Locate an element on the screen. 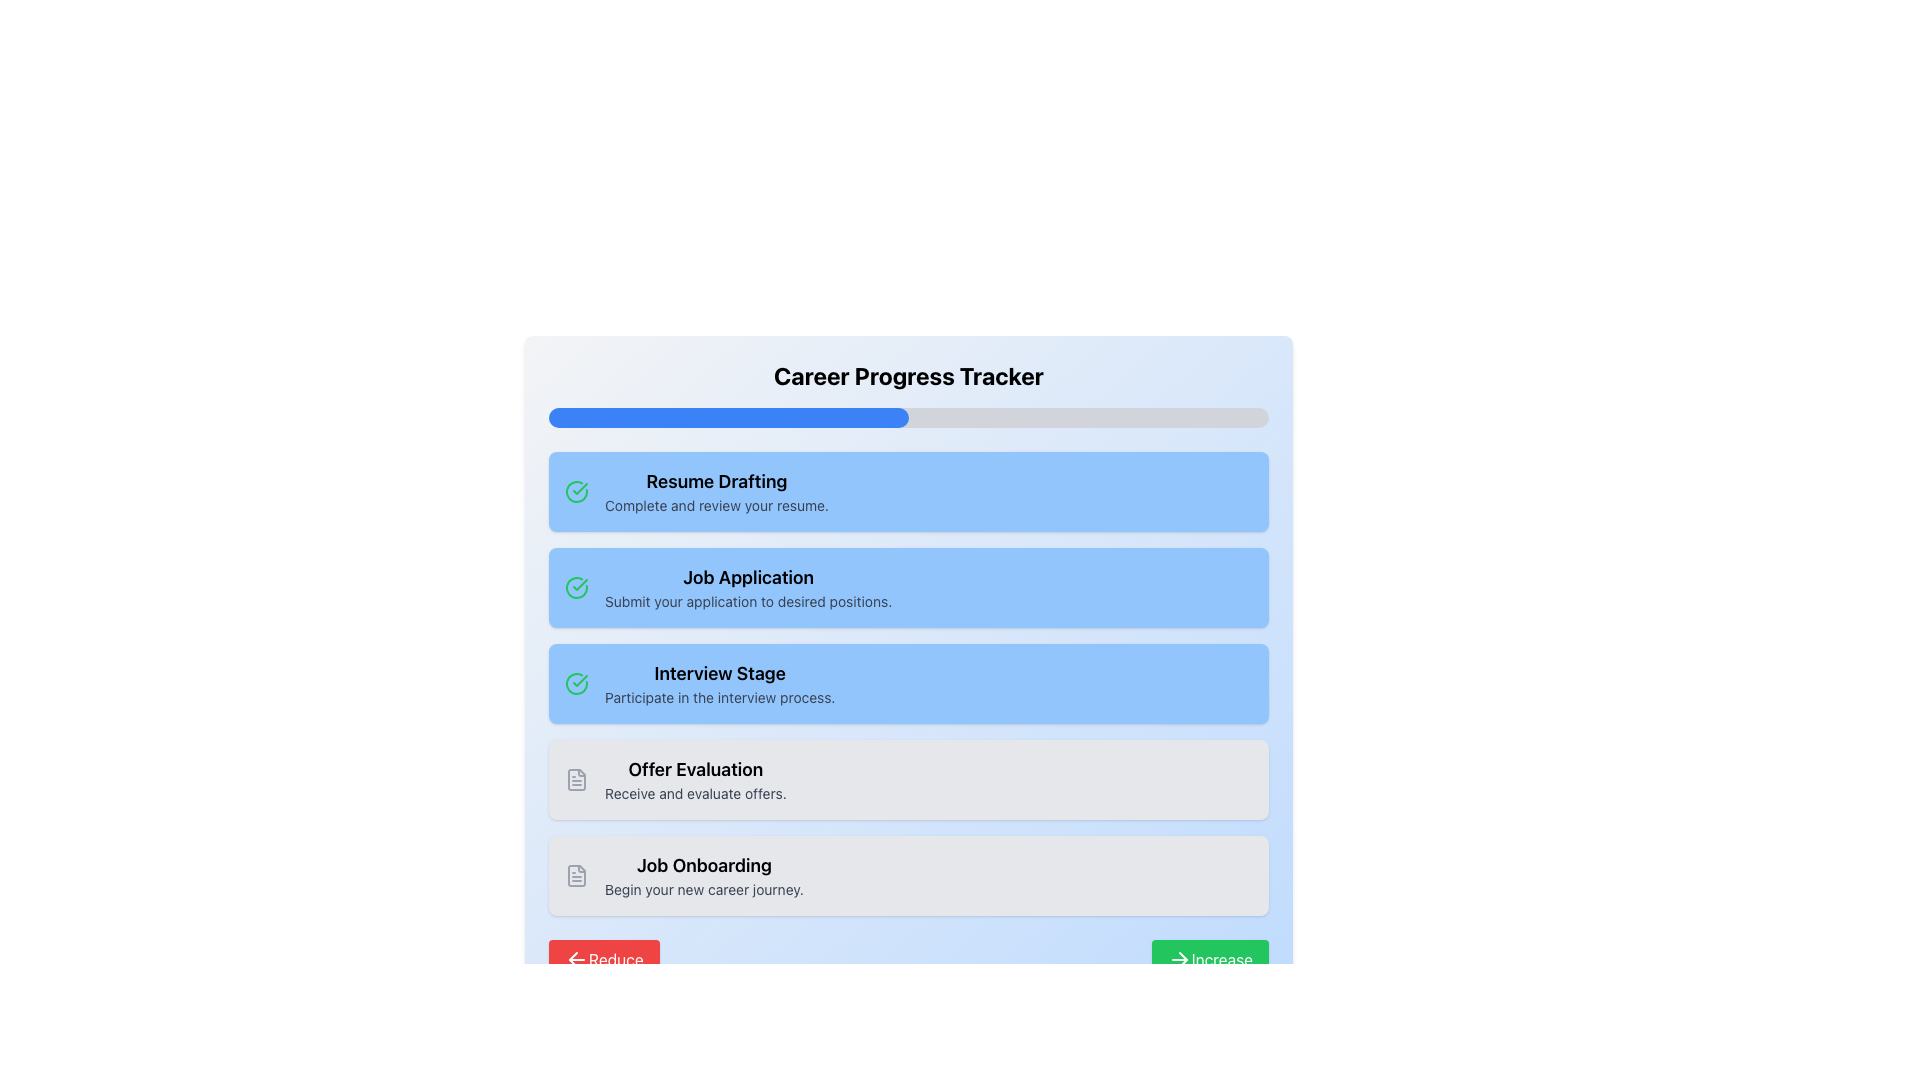  the descriptive text label reading 'Complete and review your resume.' located directly under the heading 'Resume Drafting' within the blue section of the Career Progress Tracker interface is located at coordinates (716, 504).